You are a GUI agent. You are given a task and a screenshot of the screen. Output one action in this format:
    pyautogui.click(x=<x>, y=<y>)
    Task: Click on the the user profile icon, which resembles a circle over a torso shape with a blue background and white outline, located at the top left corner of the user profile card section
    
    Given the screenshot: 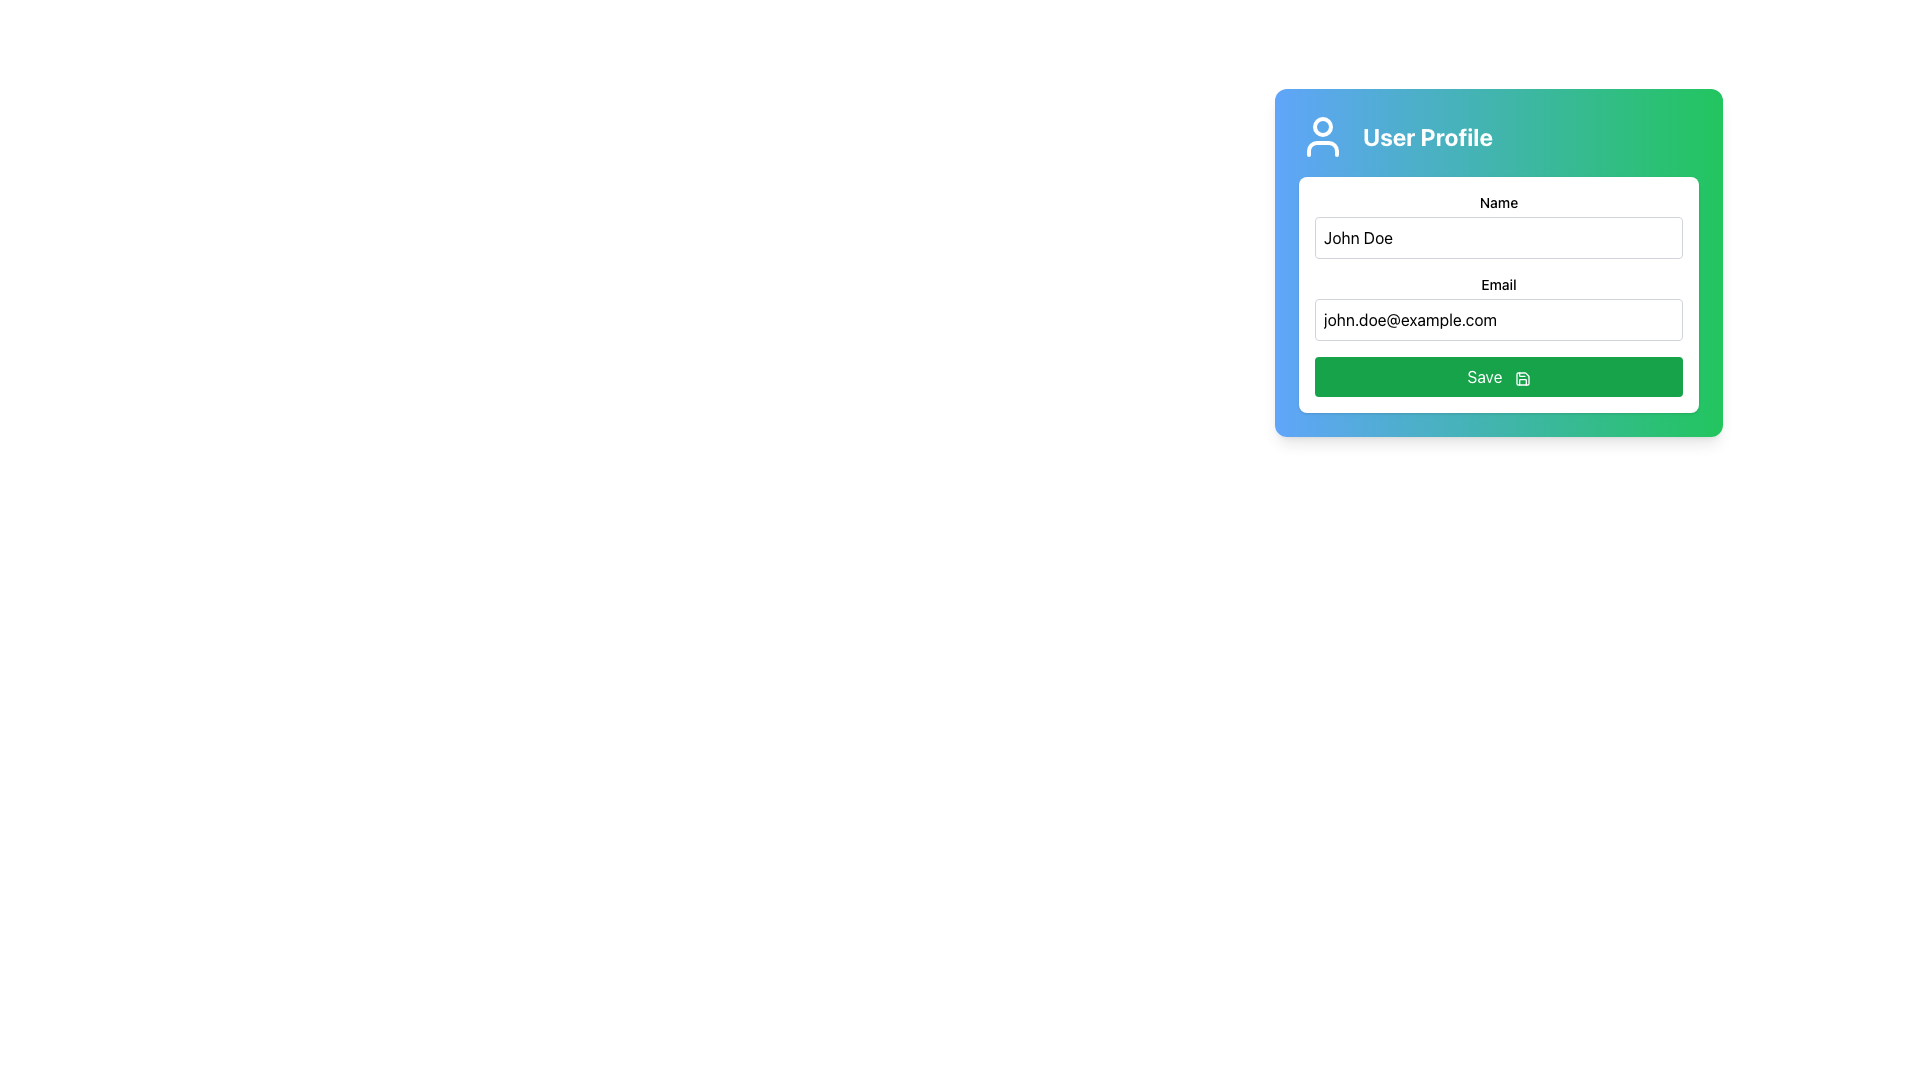 What is the action you would take?
    pyautogui.click(x=1323, y=136)
    